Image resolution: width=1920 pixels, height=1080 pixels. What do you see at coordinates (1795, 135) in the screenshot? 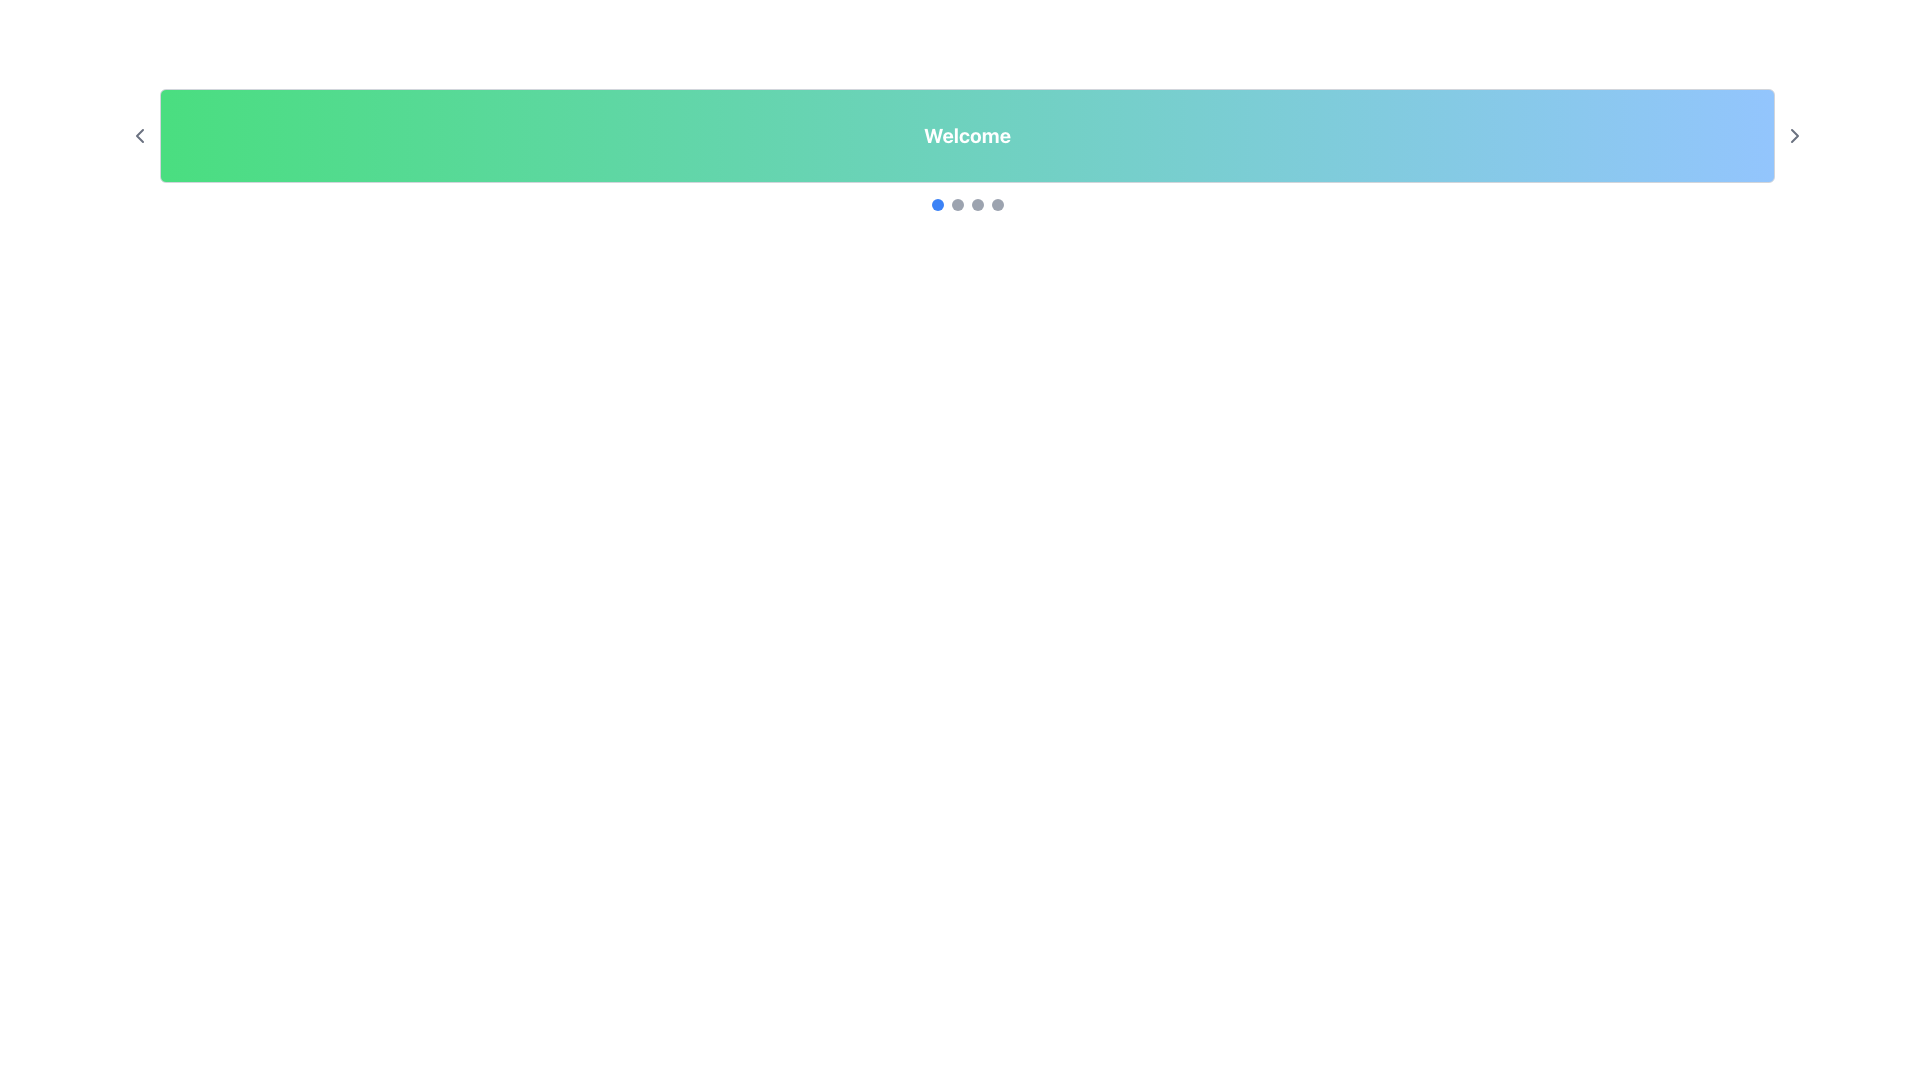
I see `the right-facing chevron arrow icon located within the 'Next' button in the navigation bar` at bounding box center [1795, 135].